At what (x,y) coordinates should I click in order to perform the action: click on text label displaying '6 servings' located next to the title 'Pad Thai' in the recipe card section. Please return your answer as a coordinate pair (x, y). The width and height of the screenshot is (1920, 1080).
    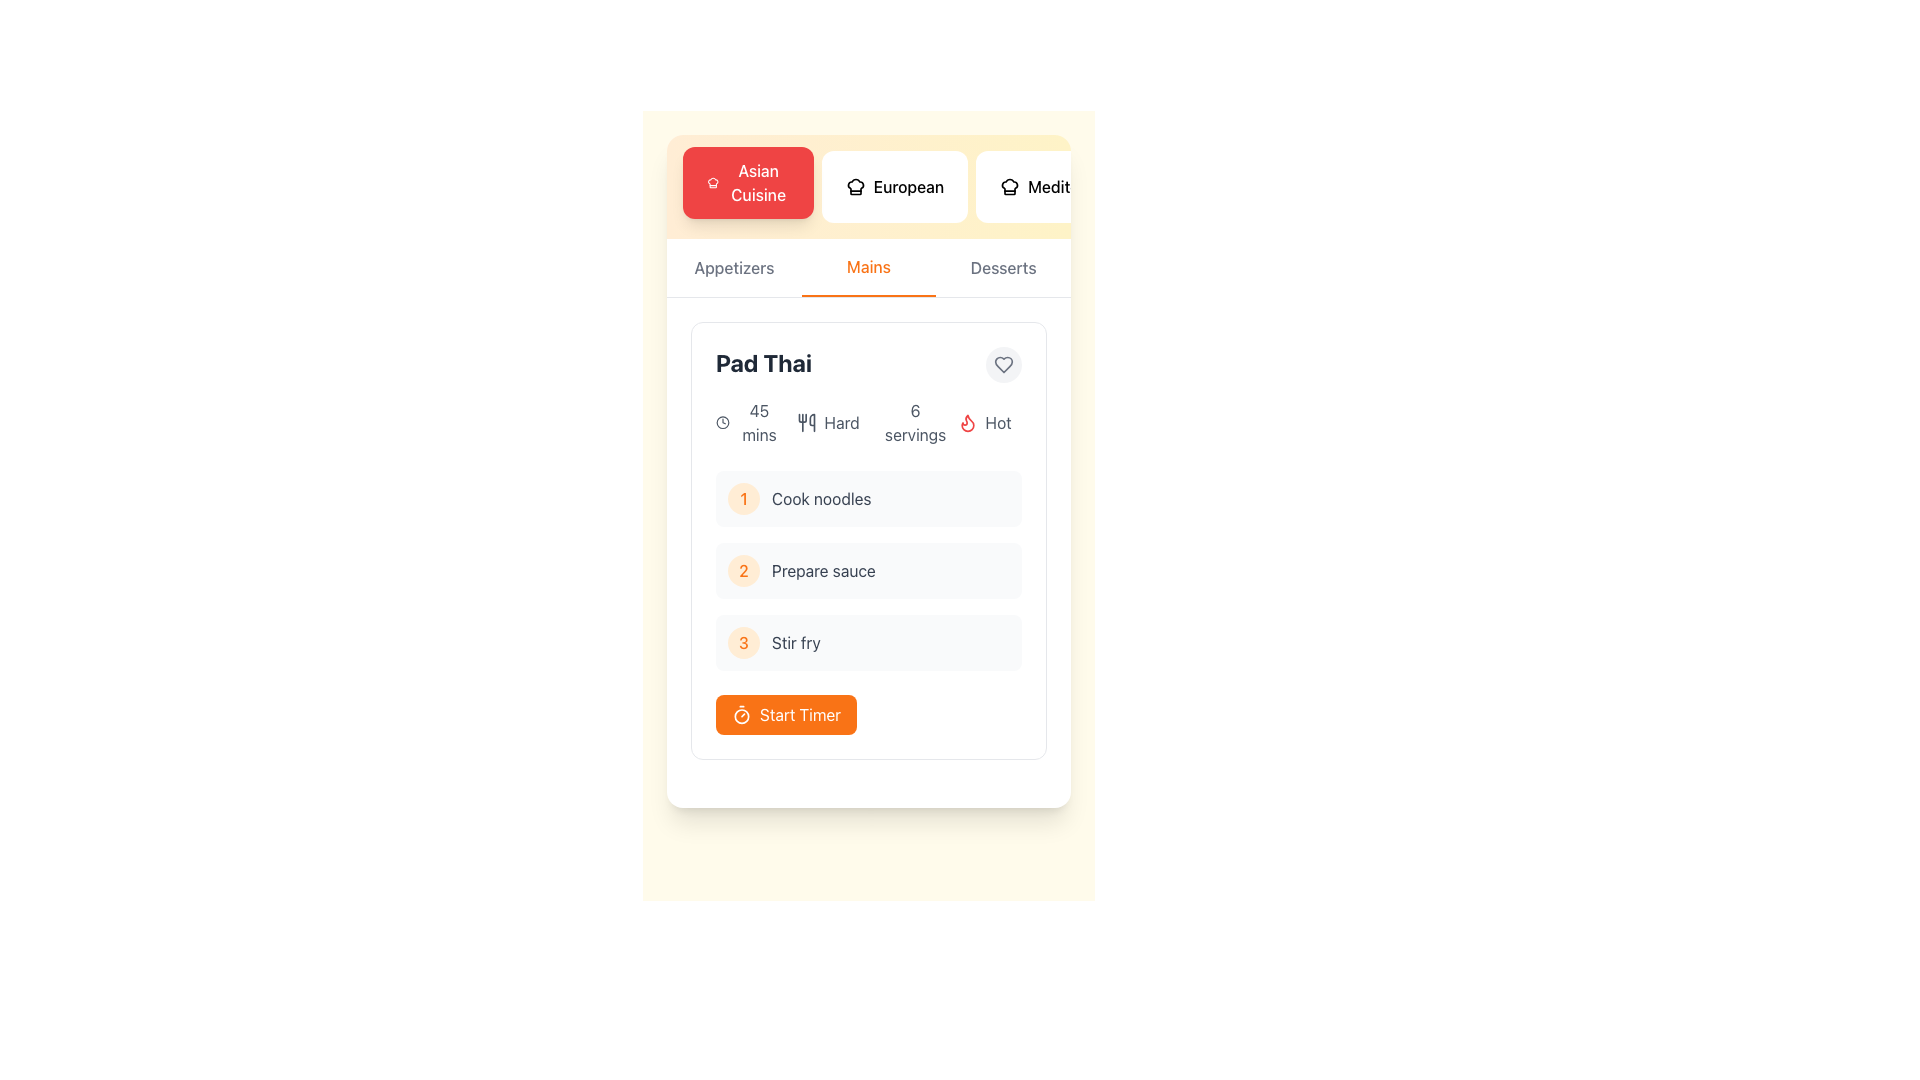
    Looking at the image, I should click on (914, 422).